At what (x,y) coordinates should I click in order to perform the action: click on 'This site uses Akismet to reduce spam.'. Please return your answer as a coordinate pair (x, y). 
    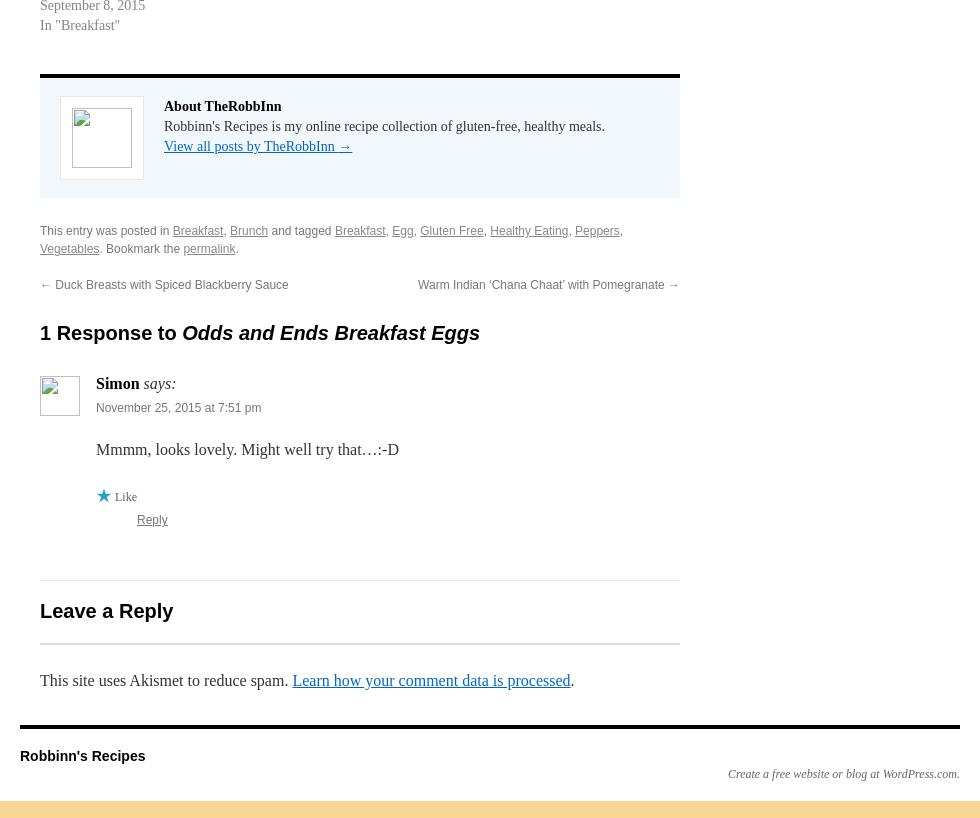
    Looking at the image, I should click on (166, 680).